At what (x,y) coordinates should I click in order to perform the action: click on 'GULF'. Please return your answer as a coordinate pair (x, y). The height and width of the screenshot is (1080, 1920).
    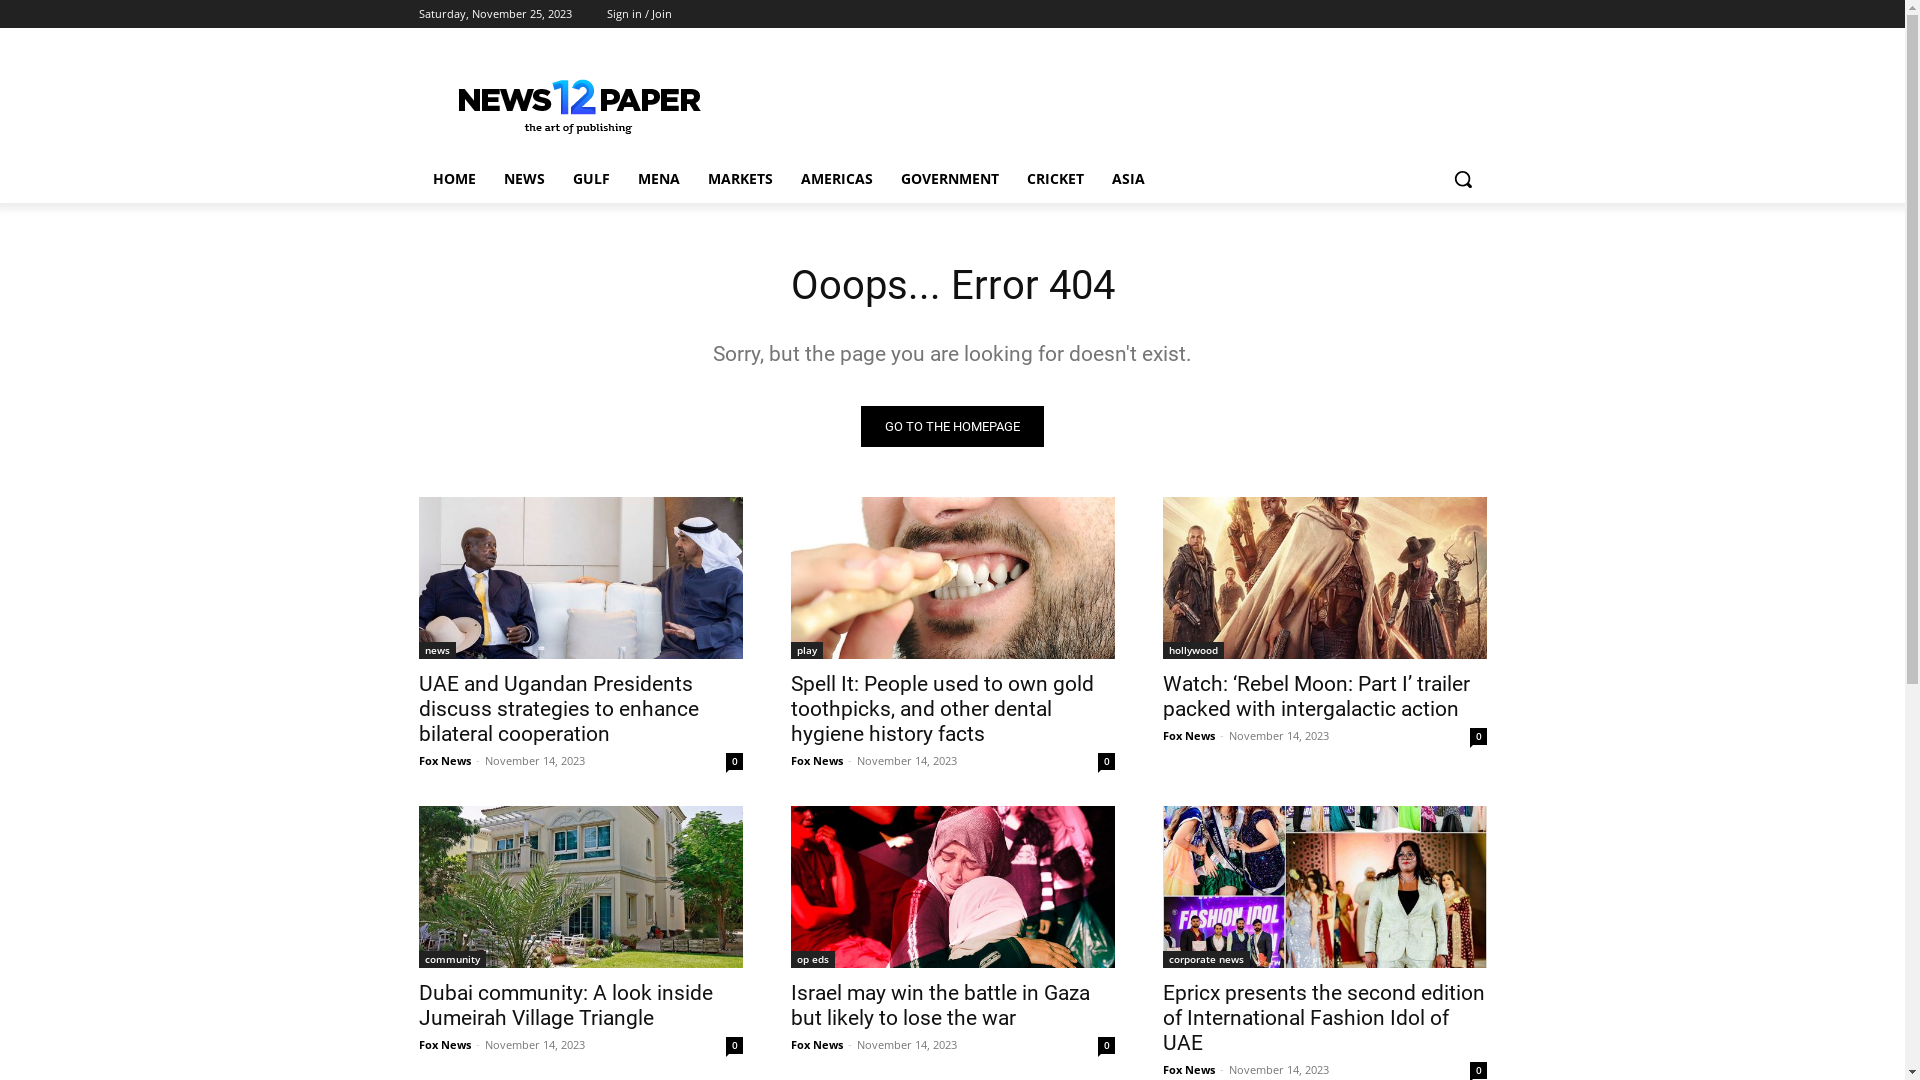
    Looking at the image, I should click on (589, 177).